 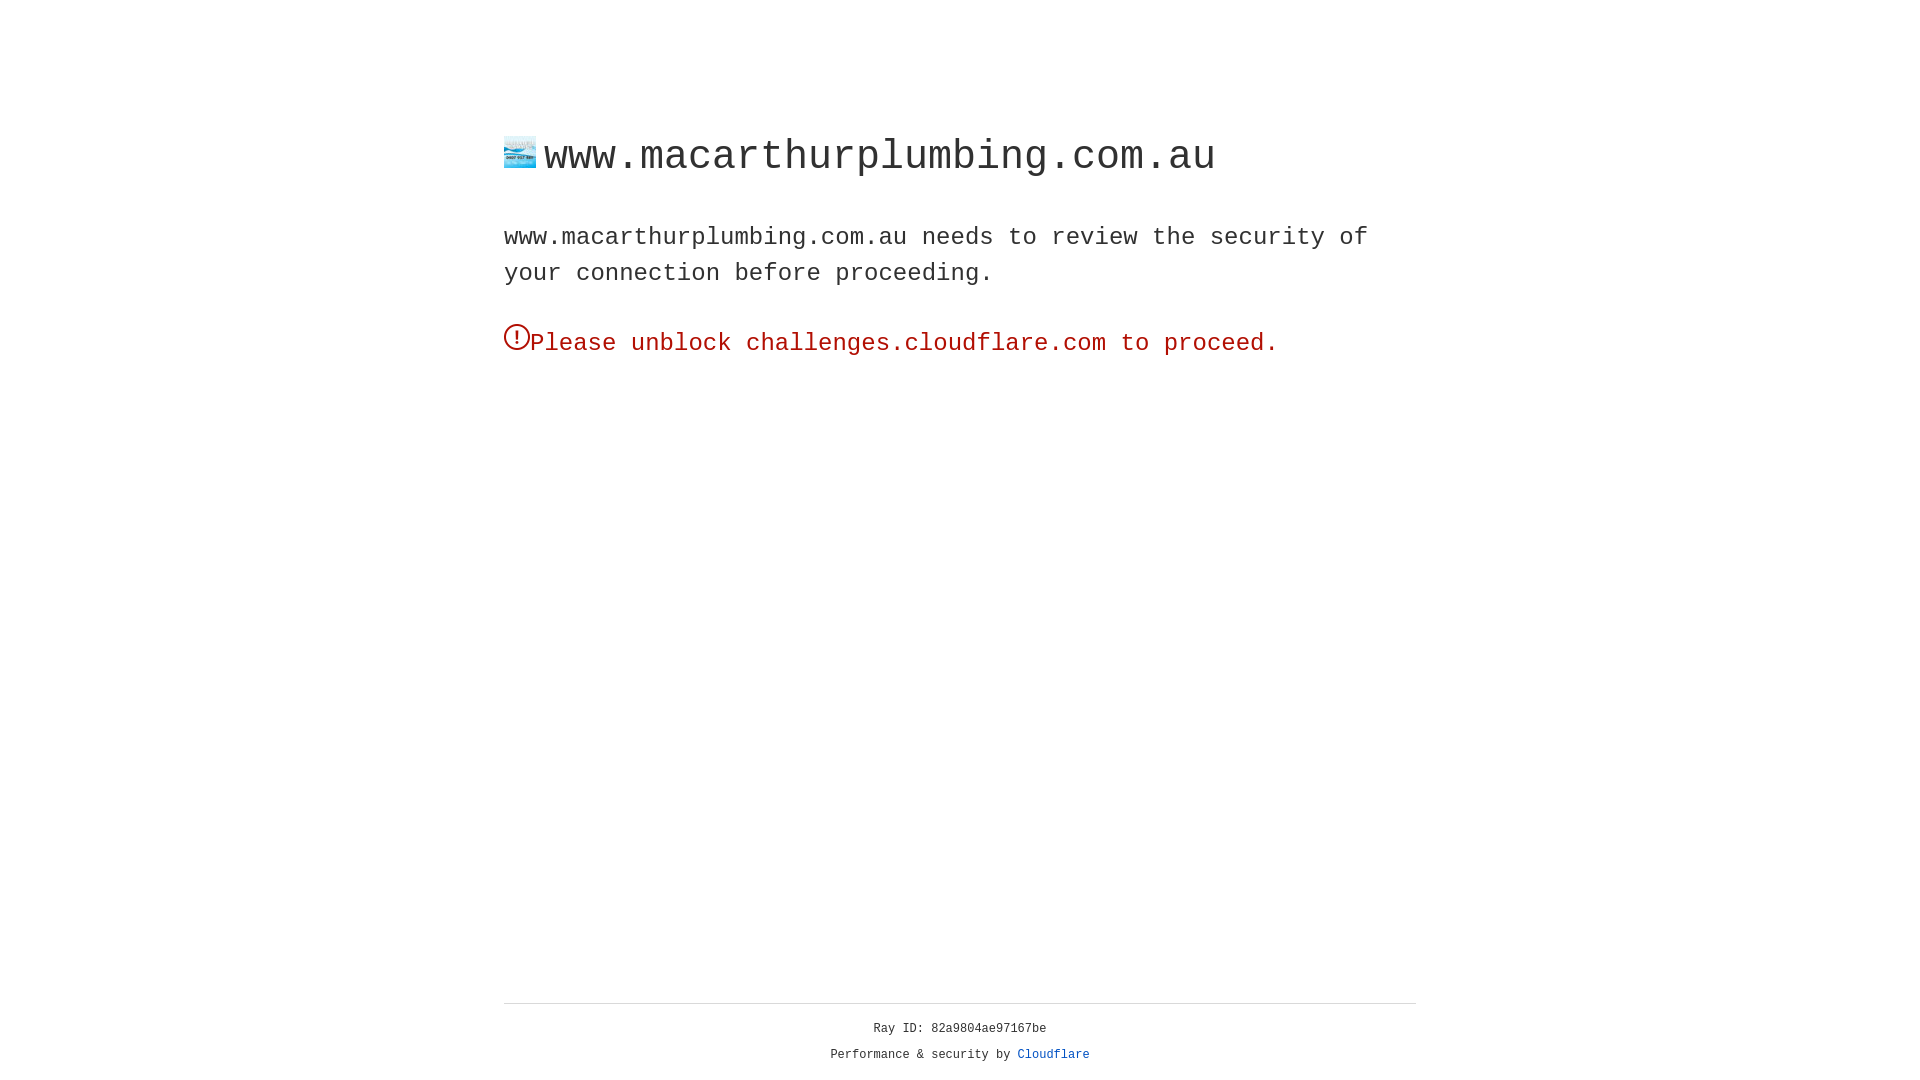 What do you see at coordinates (1053, 1054) in the screenshot?
I see `'Cloudflare'` at bounding box center [1053, 1054].